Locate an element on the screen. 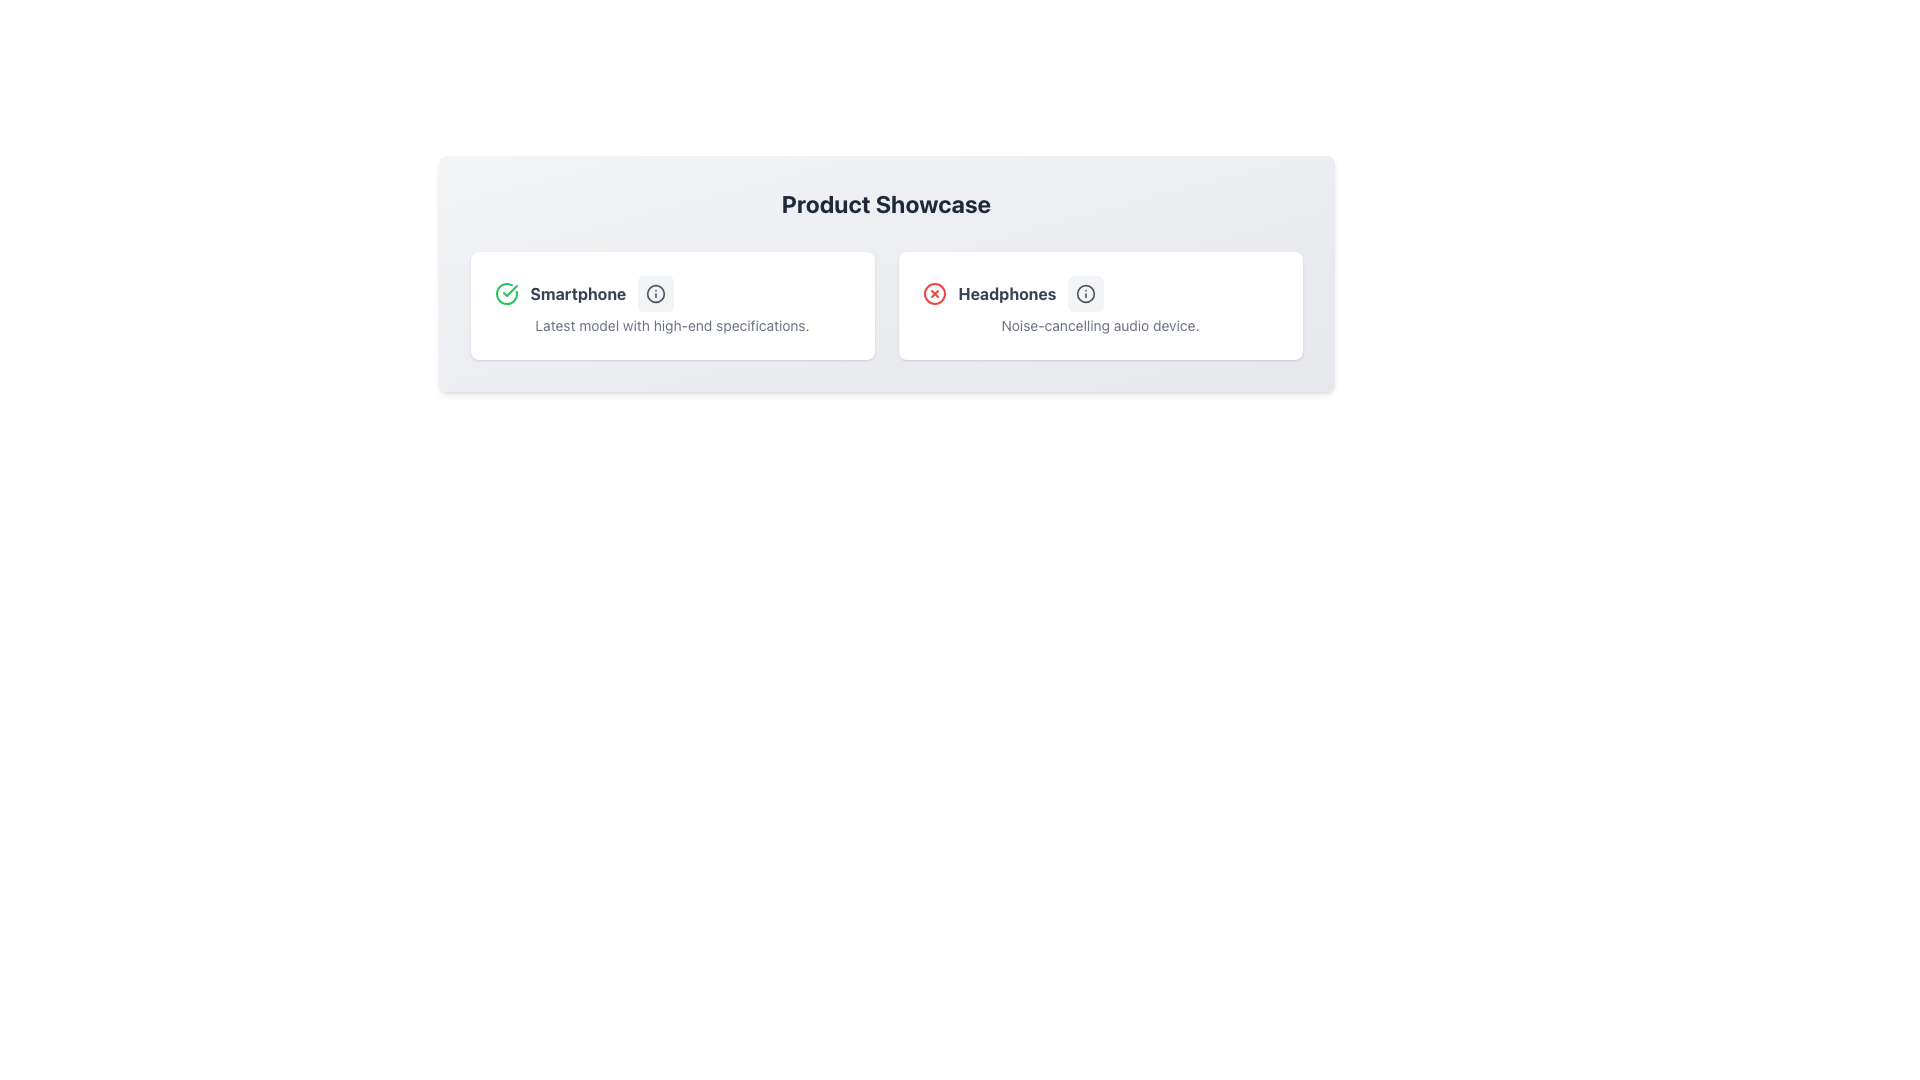 Image resolution: width=1920 pixels, height=1080 pixels. the static text label providing additional information about the 'Smartphone' product located at the bottom of the product card is located at coordinates (672, 325).